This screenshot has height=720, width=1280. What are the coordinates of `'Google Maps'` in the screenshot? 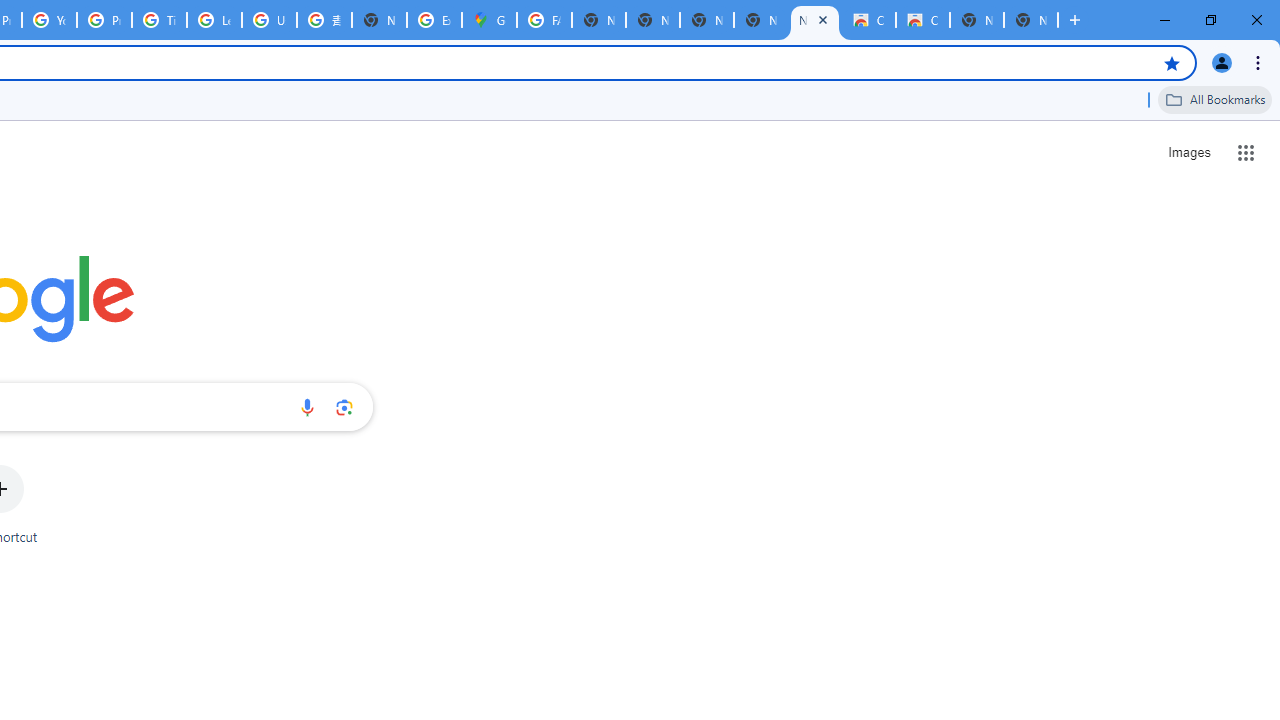 It's located at (489, 20).